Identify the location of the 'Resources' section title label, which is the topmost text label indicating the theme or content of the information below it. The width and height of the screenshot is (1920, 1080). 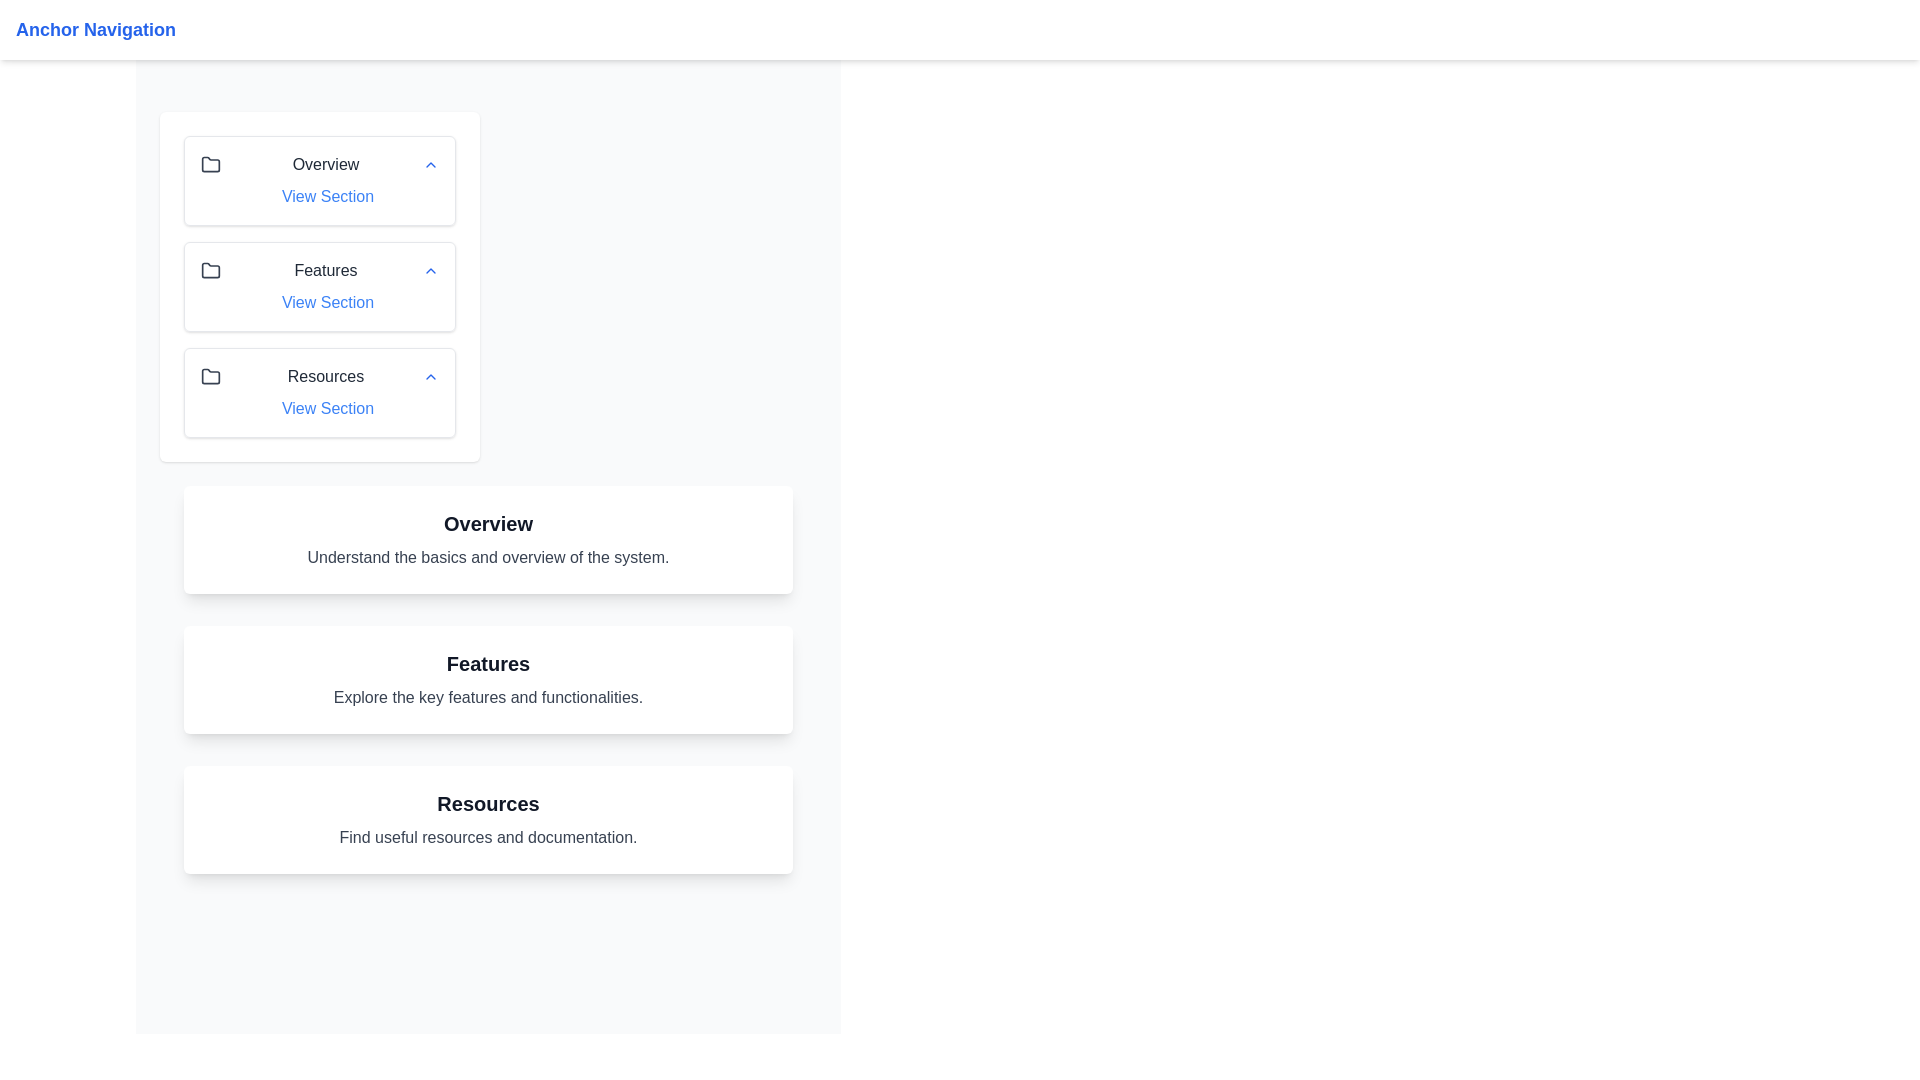
(488, 802).